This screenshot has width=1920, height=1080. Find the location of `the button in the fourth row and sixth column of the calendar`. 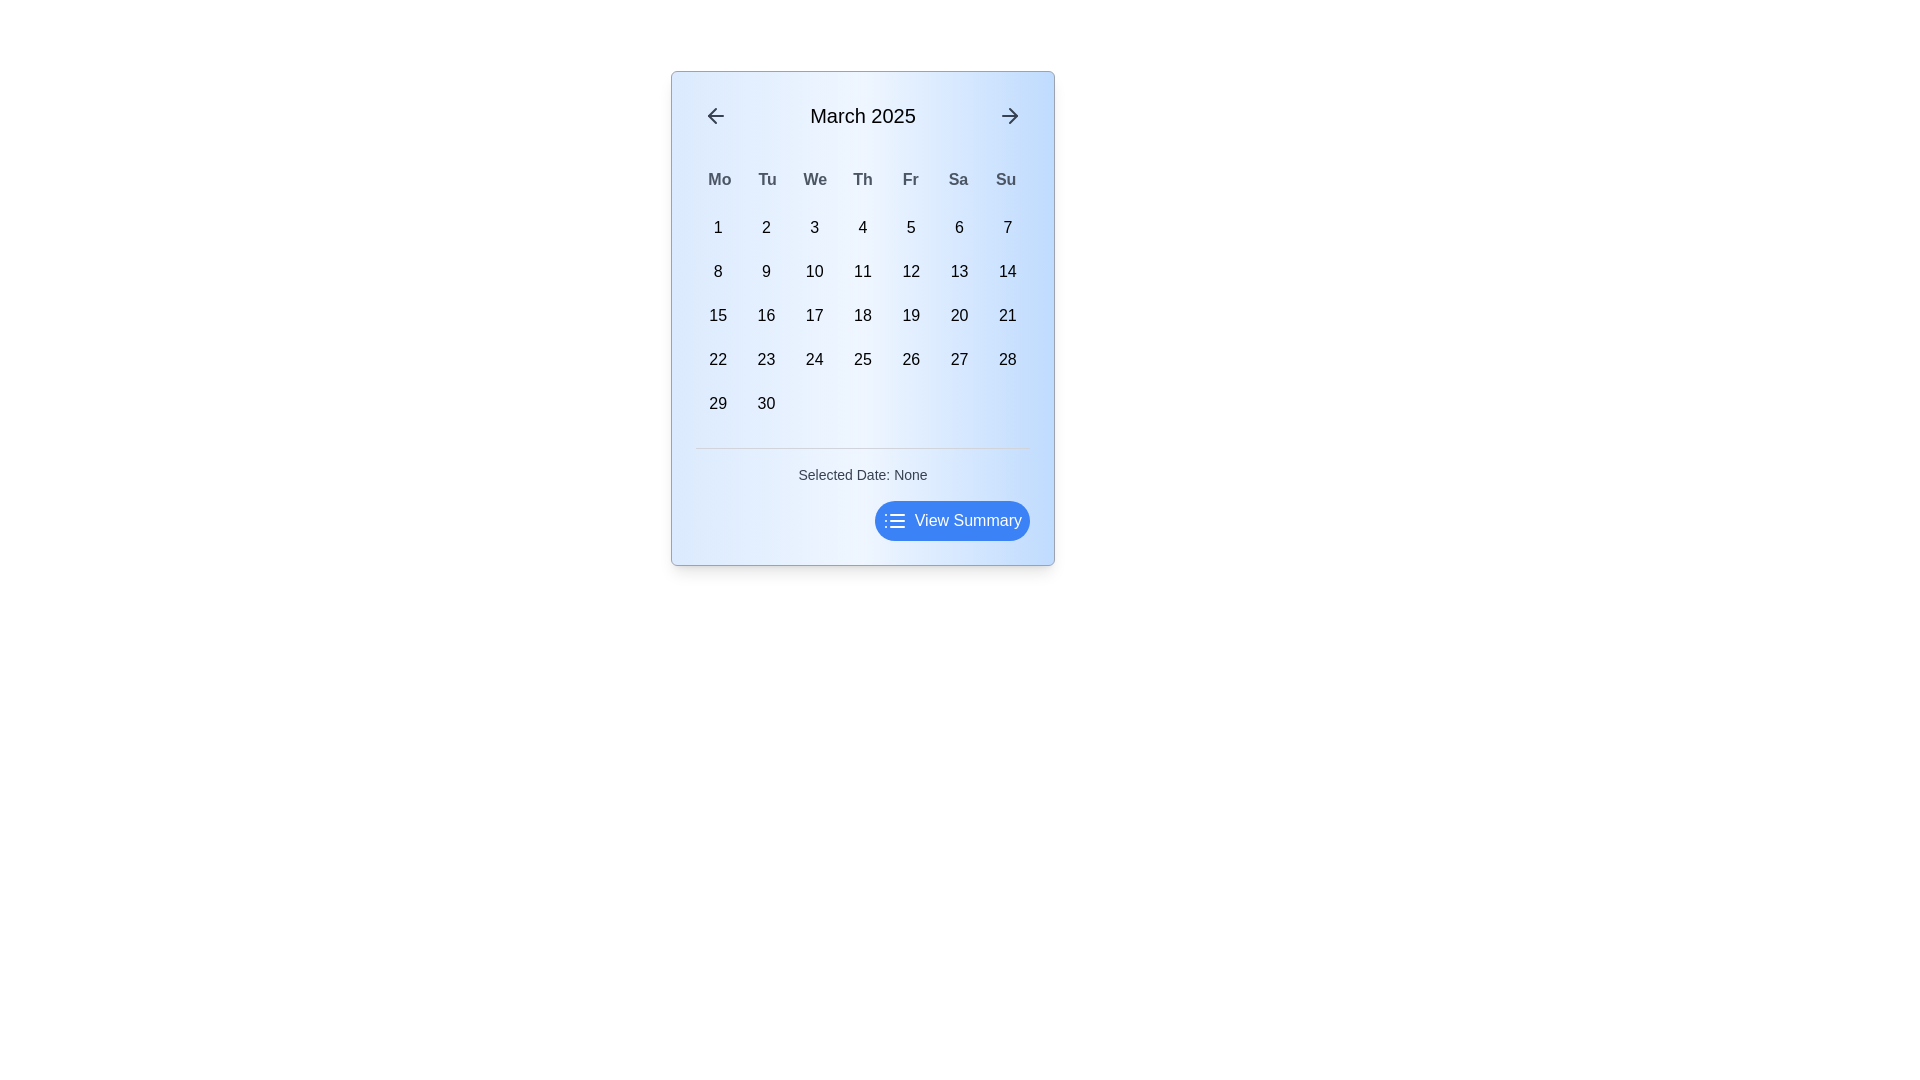

the button in the fourth row and sixth column of the calendar is located at coordinates (910, 358).